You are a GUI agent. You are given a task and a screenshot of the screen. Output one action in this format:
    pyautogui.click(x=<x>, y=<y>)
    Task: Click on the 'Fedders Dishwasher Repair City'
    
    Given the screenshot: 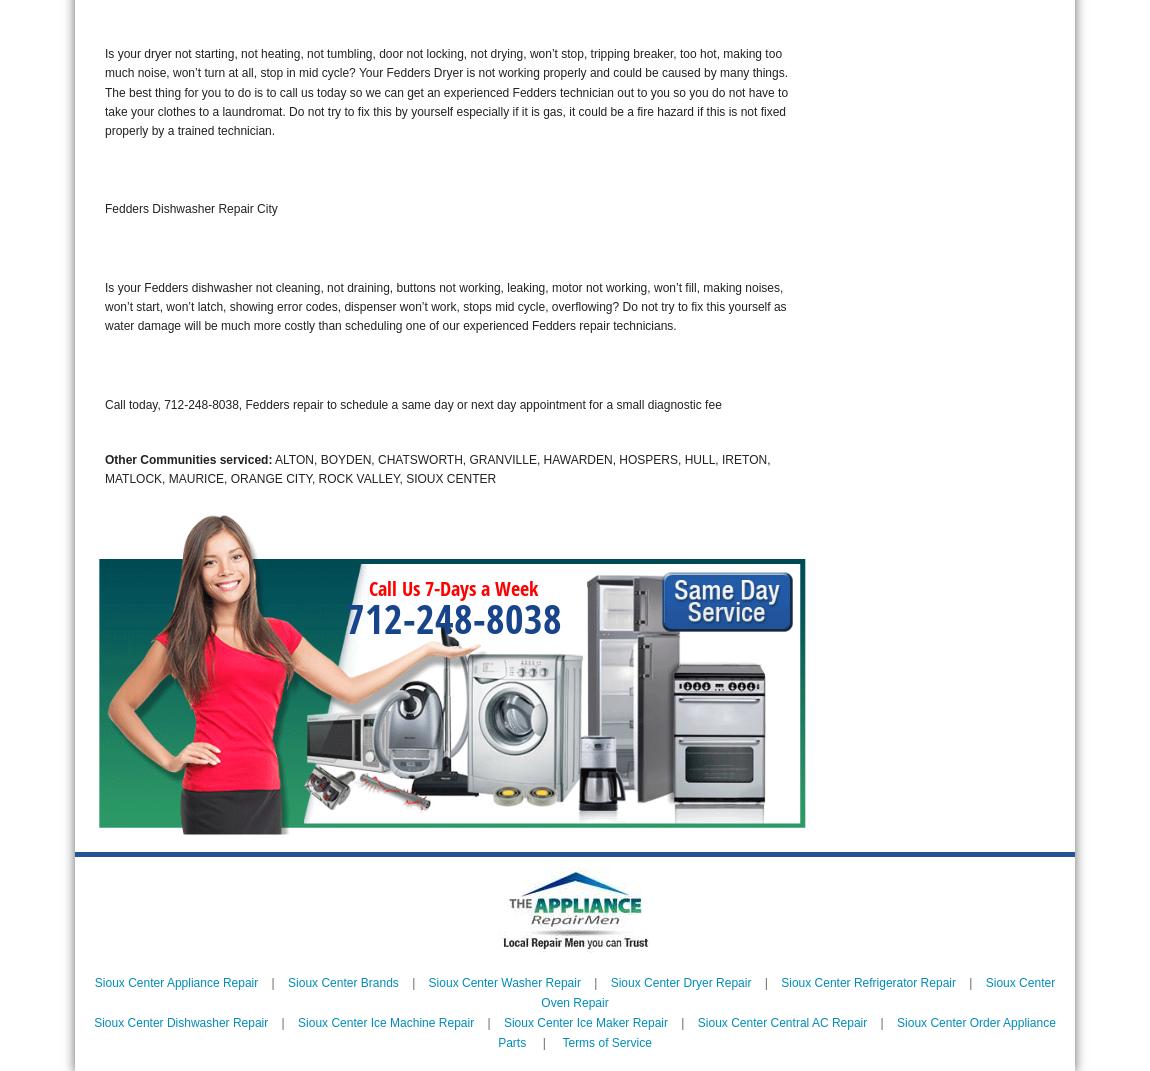 What is the action you would take?
    pyautogui.click(x=190, y=207)
    